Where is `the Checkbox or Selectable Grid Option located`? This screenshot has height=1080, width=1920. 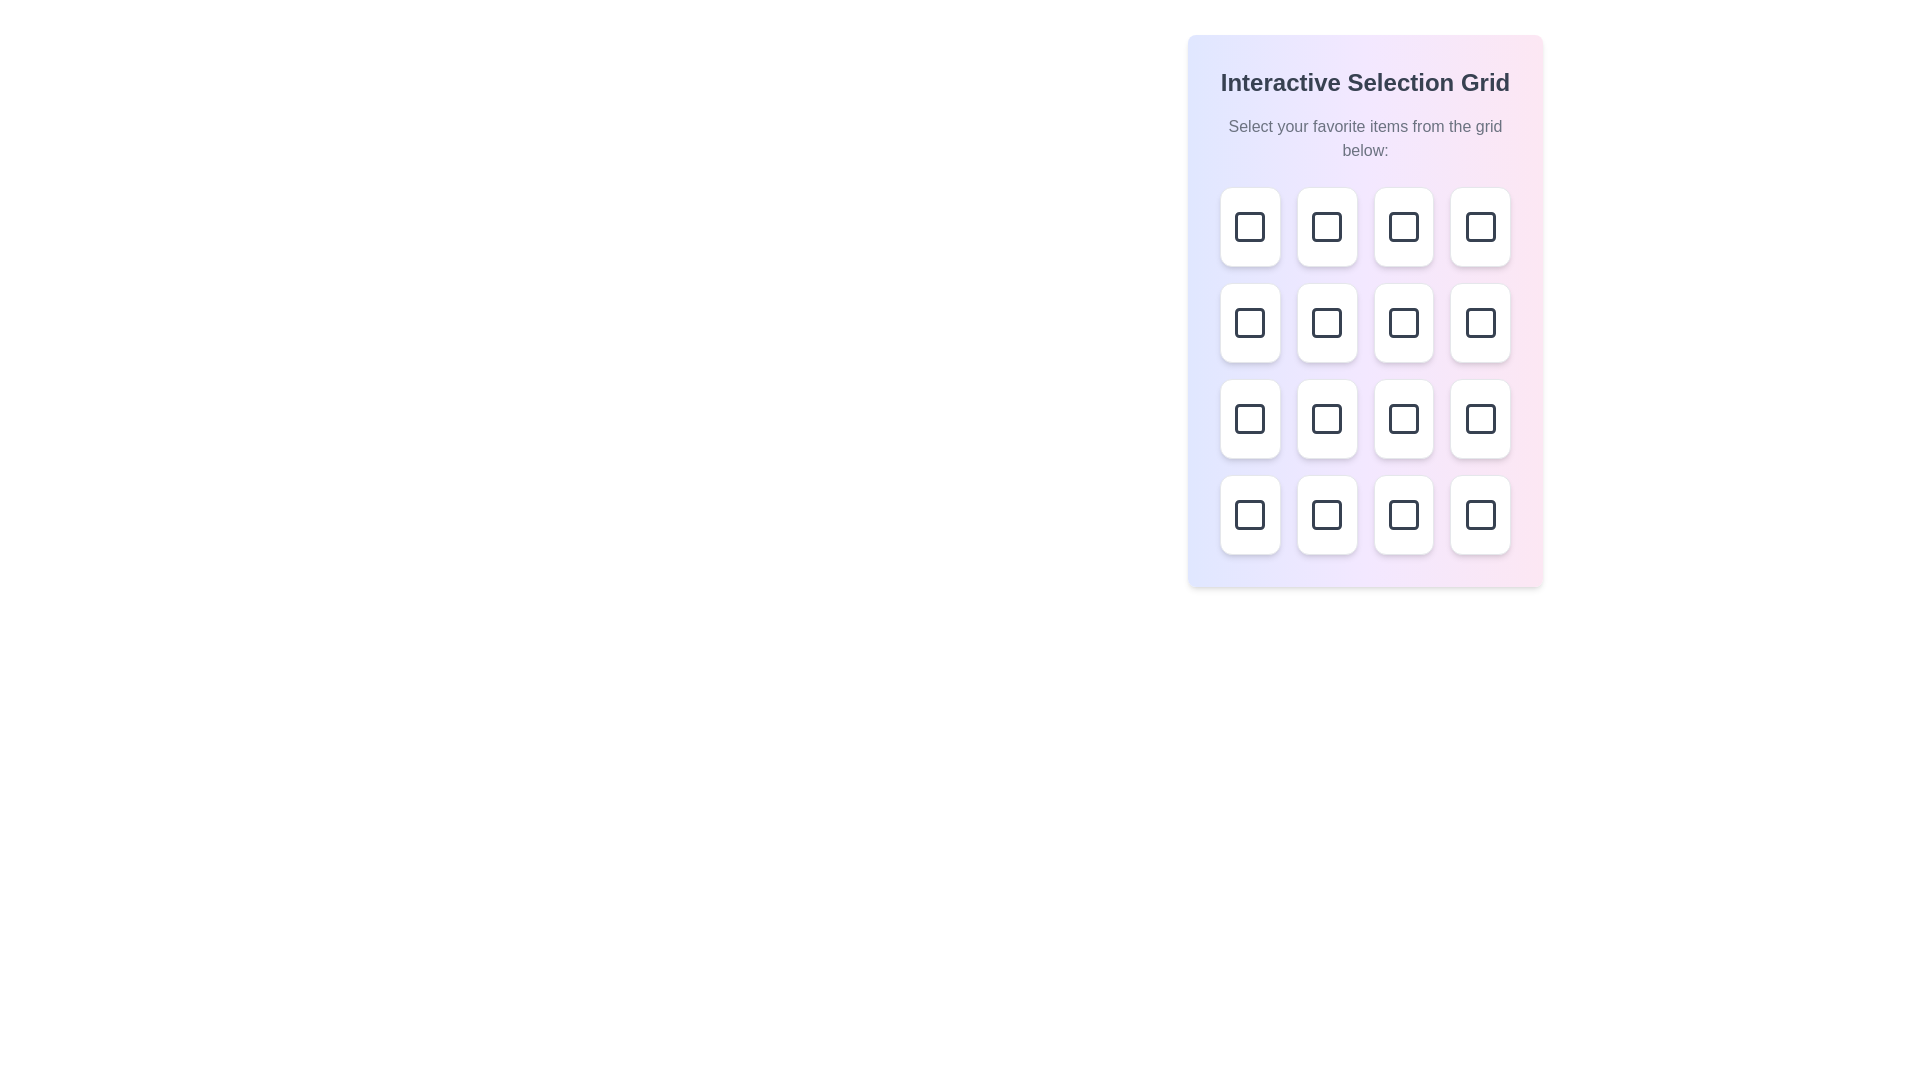
the Checkbox or Selectable Grid Option located is located at coordinates (1327, 418).